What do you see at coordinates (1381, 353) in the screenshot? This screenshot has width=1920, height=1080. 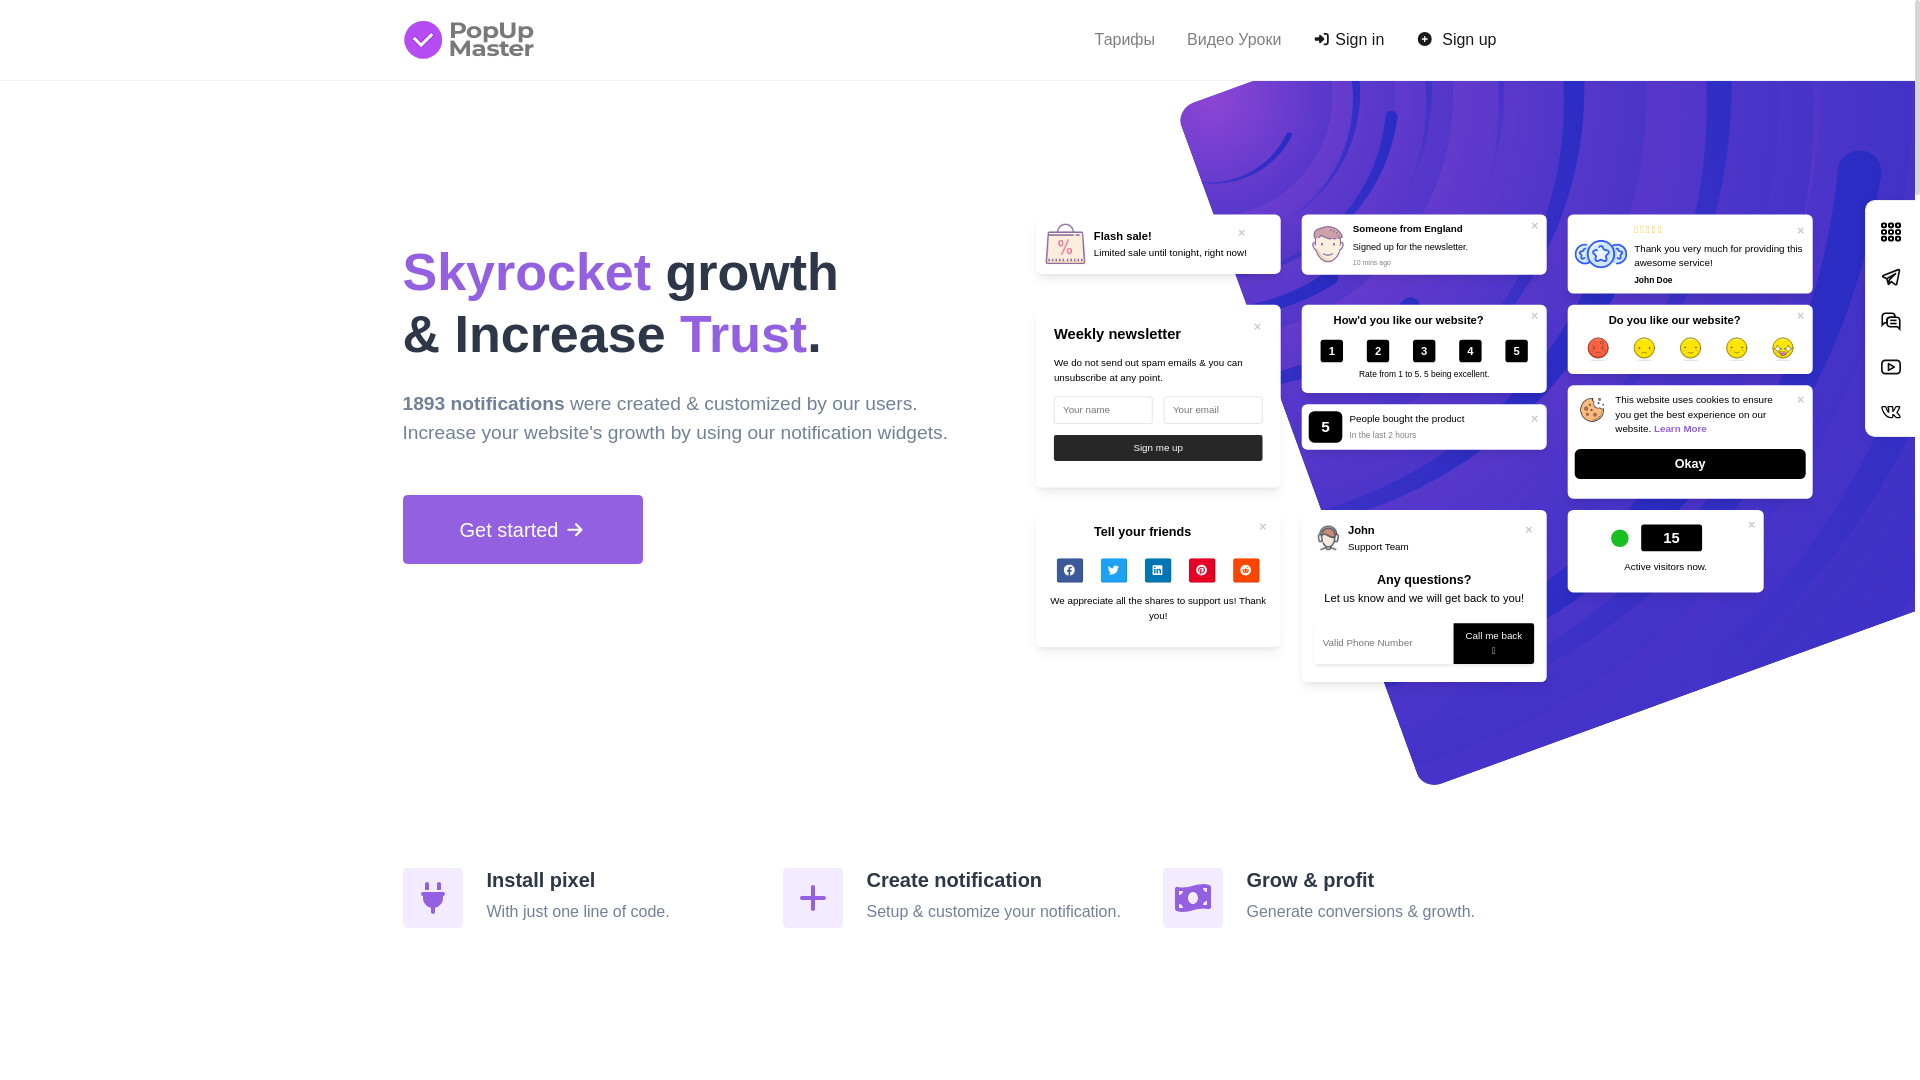 I see `'2'` at bounding box center [1381, 353].